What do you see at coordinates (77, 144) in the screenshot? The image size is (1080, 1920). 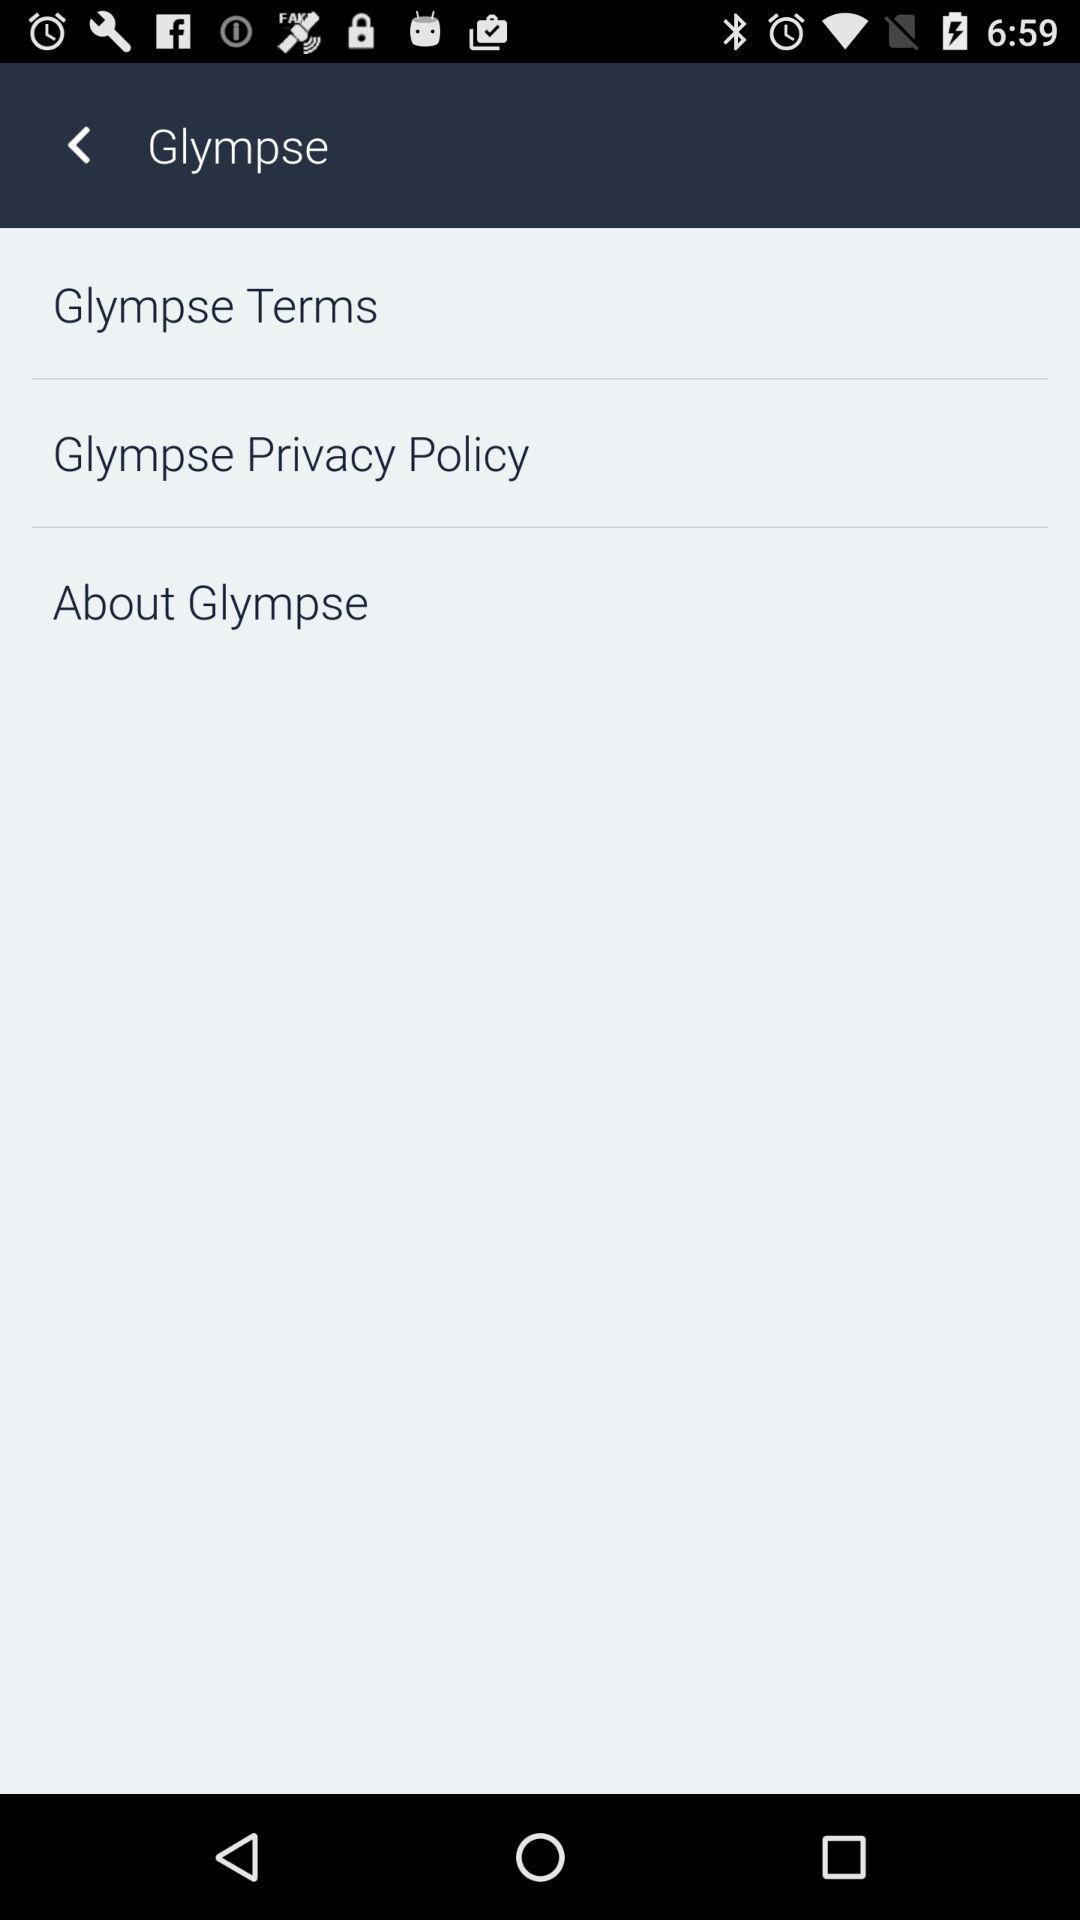 I see `the icon to the left of glympse` at bounding box center [77, 144].